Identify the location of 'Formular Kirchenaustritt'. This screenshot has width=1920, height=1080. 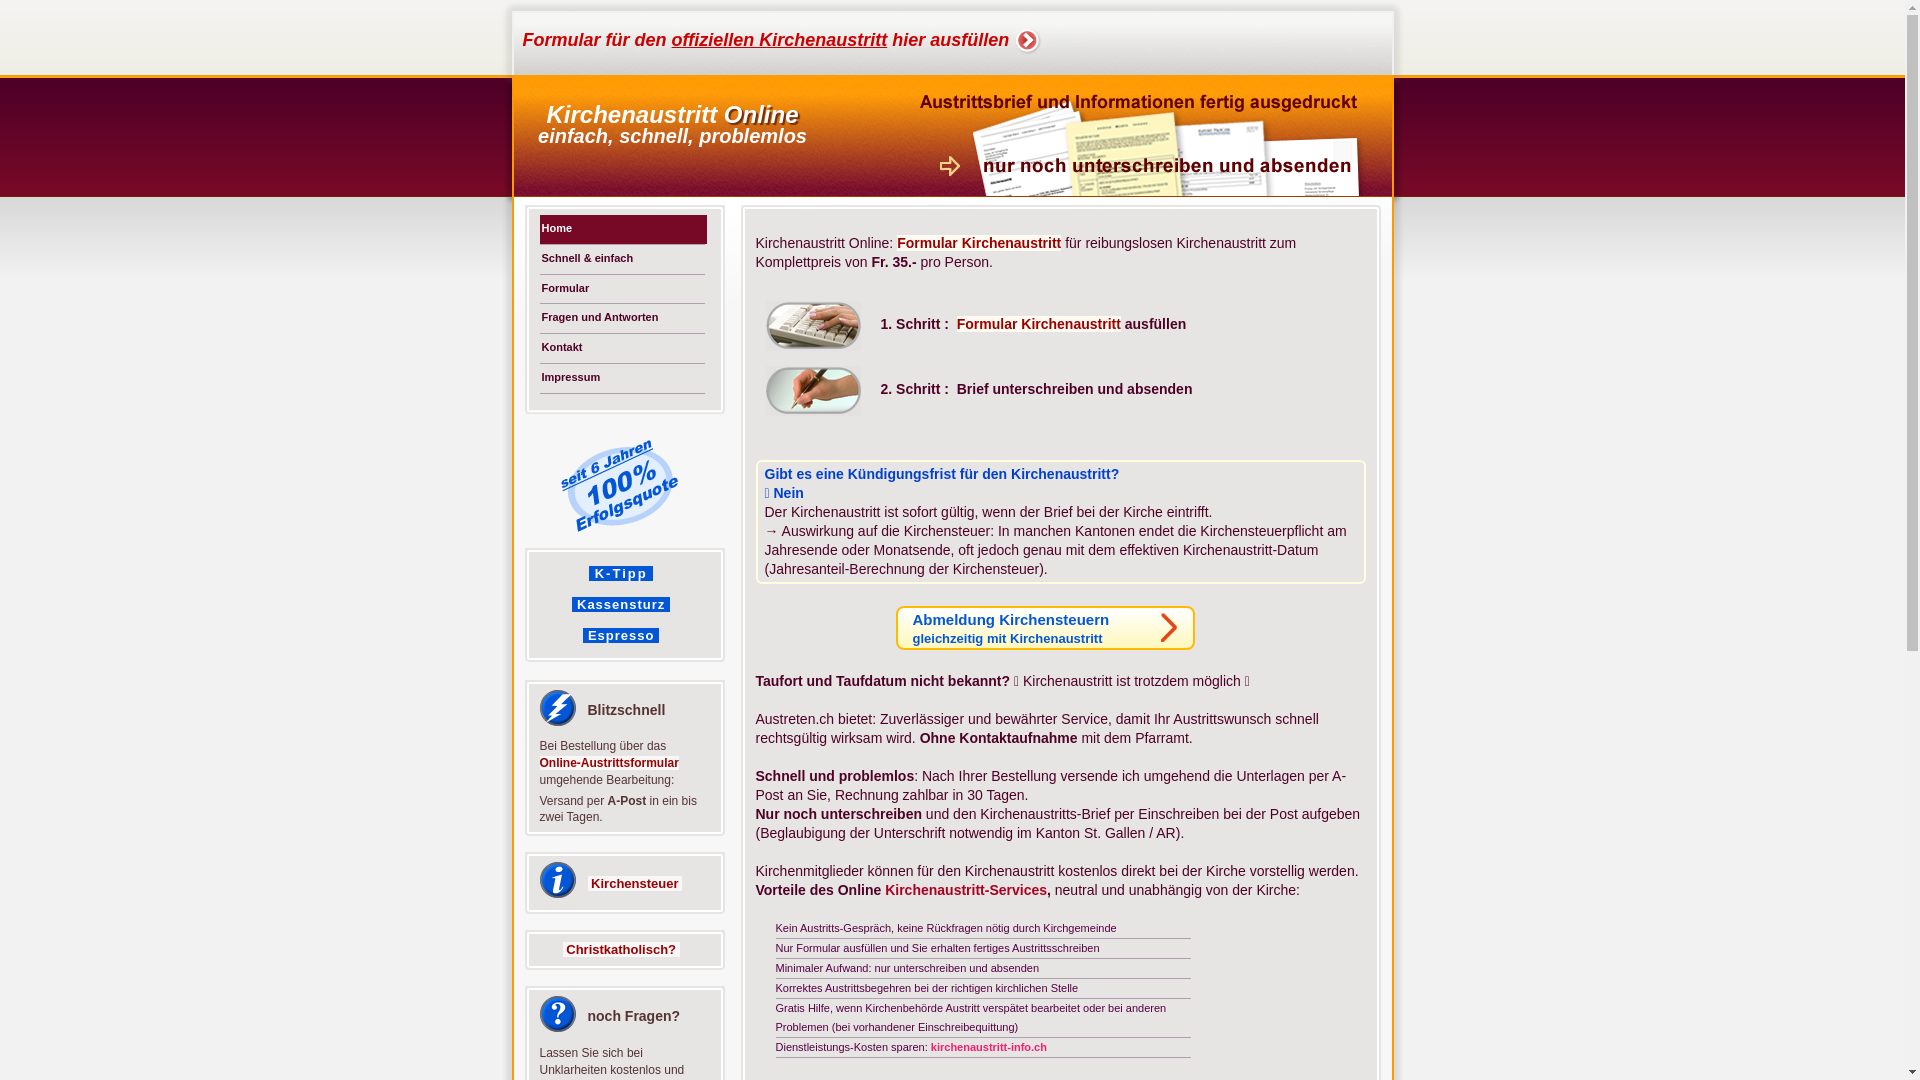
(979, 242).